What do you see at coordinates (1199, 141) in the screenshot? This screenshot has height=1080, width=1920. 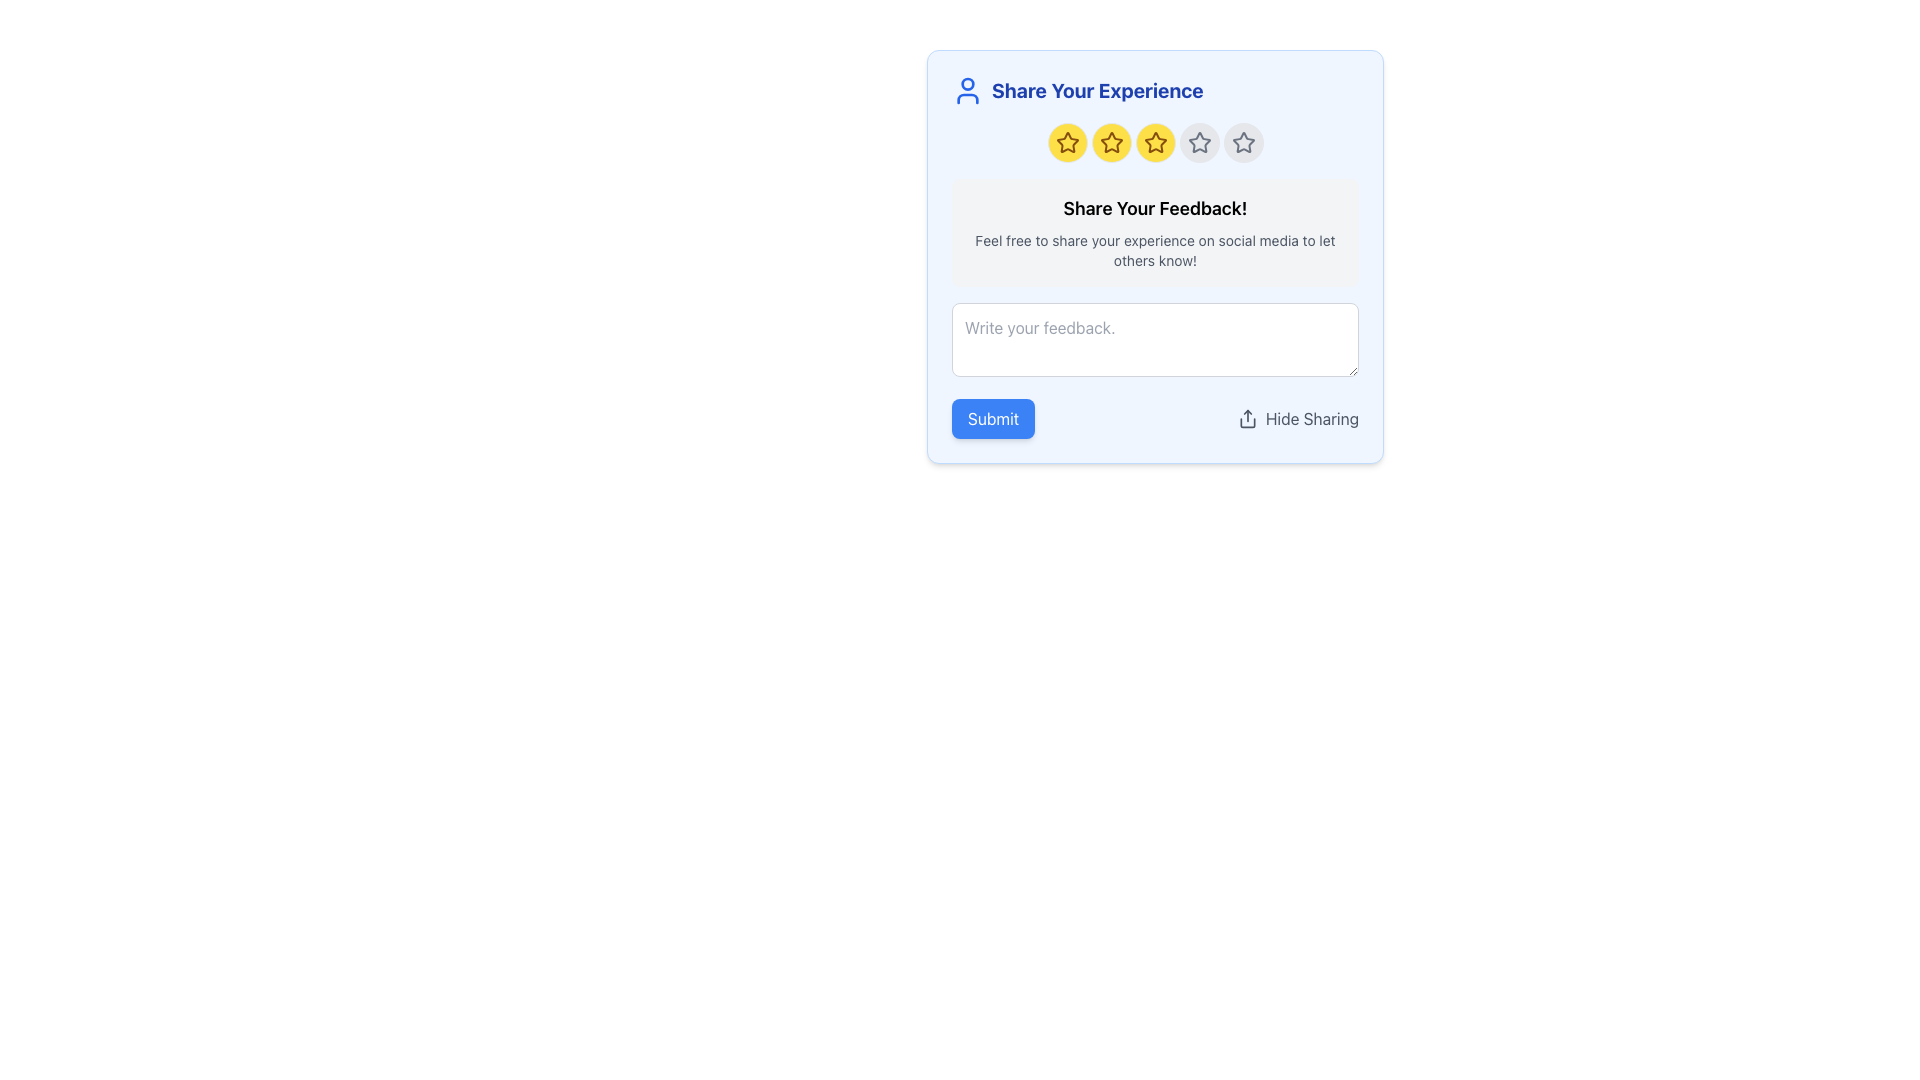 I see `the fourth star button` at bounding box center [1199, 141].